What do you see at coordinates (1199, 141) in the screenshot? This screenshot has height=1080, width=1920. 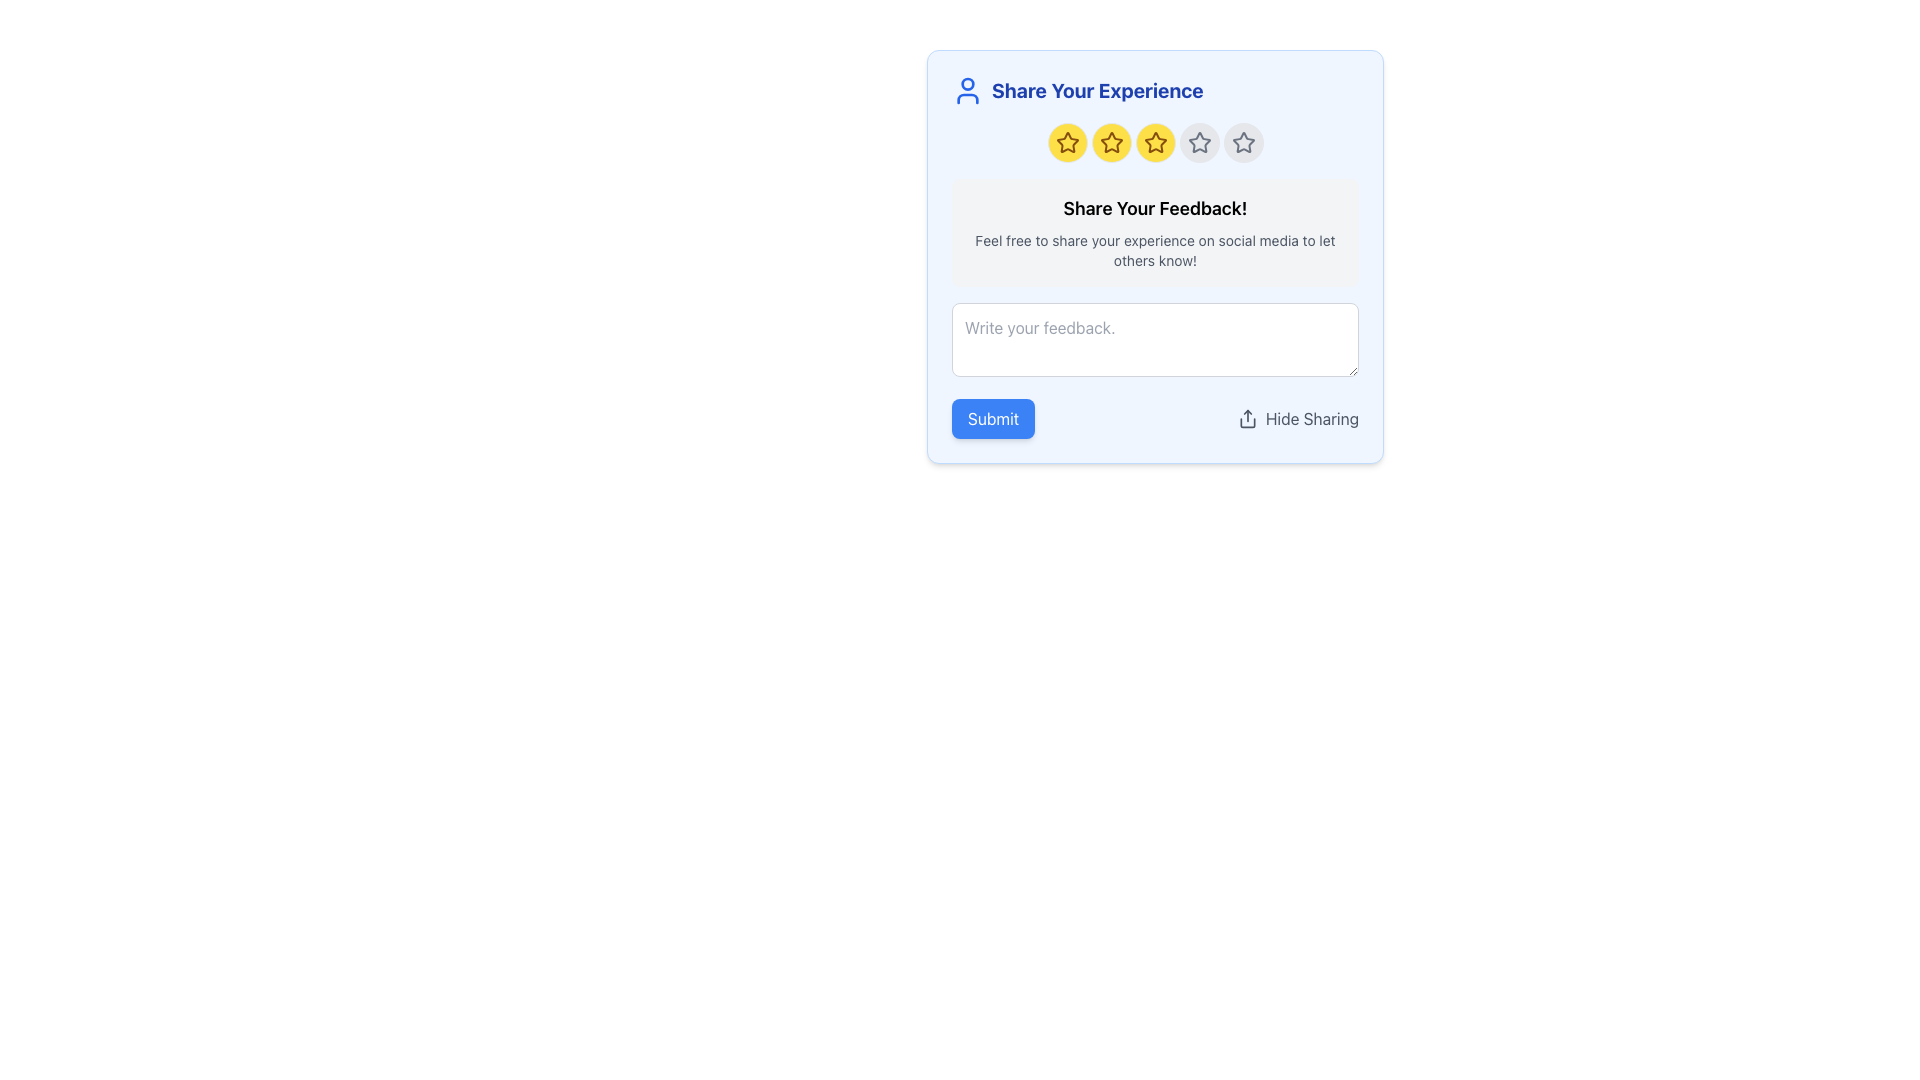 I see `the fourth star button` at bounding box center [1199, 141].